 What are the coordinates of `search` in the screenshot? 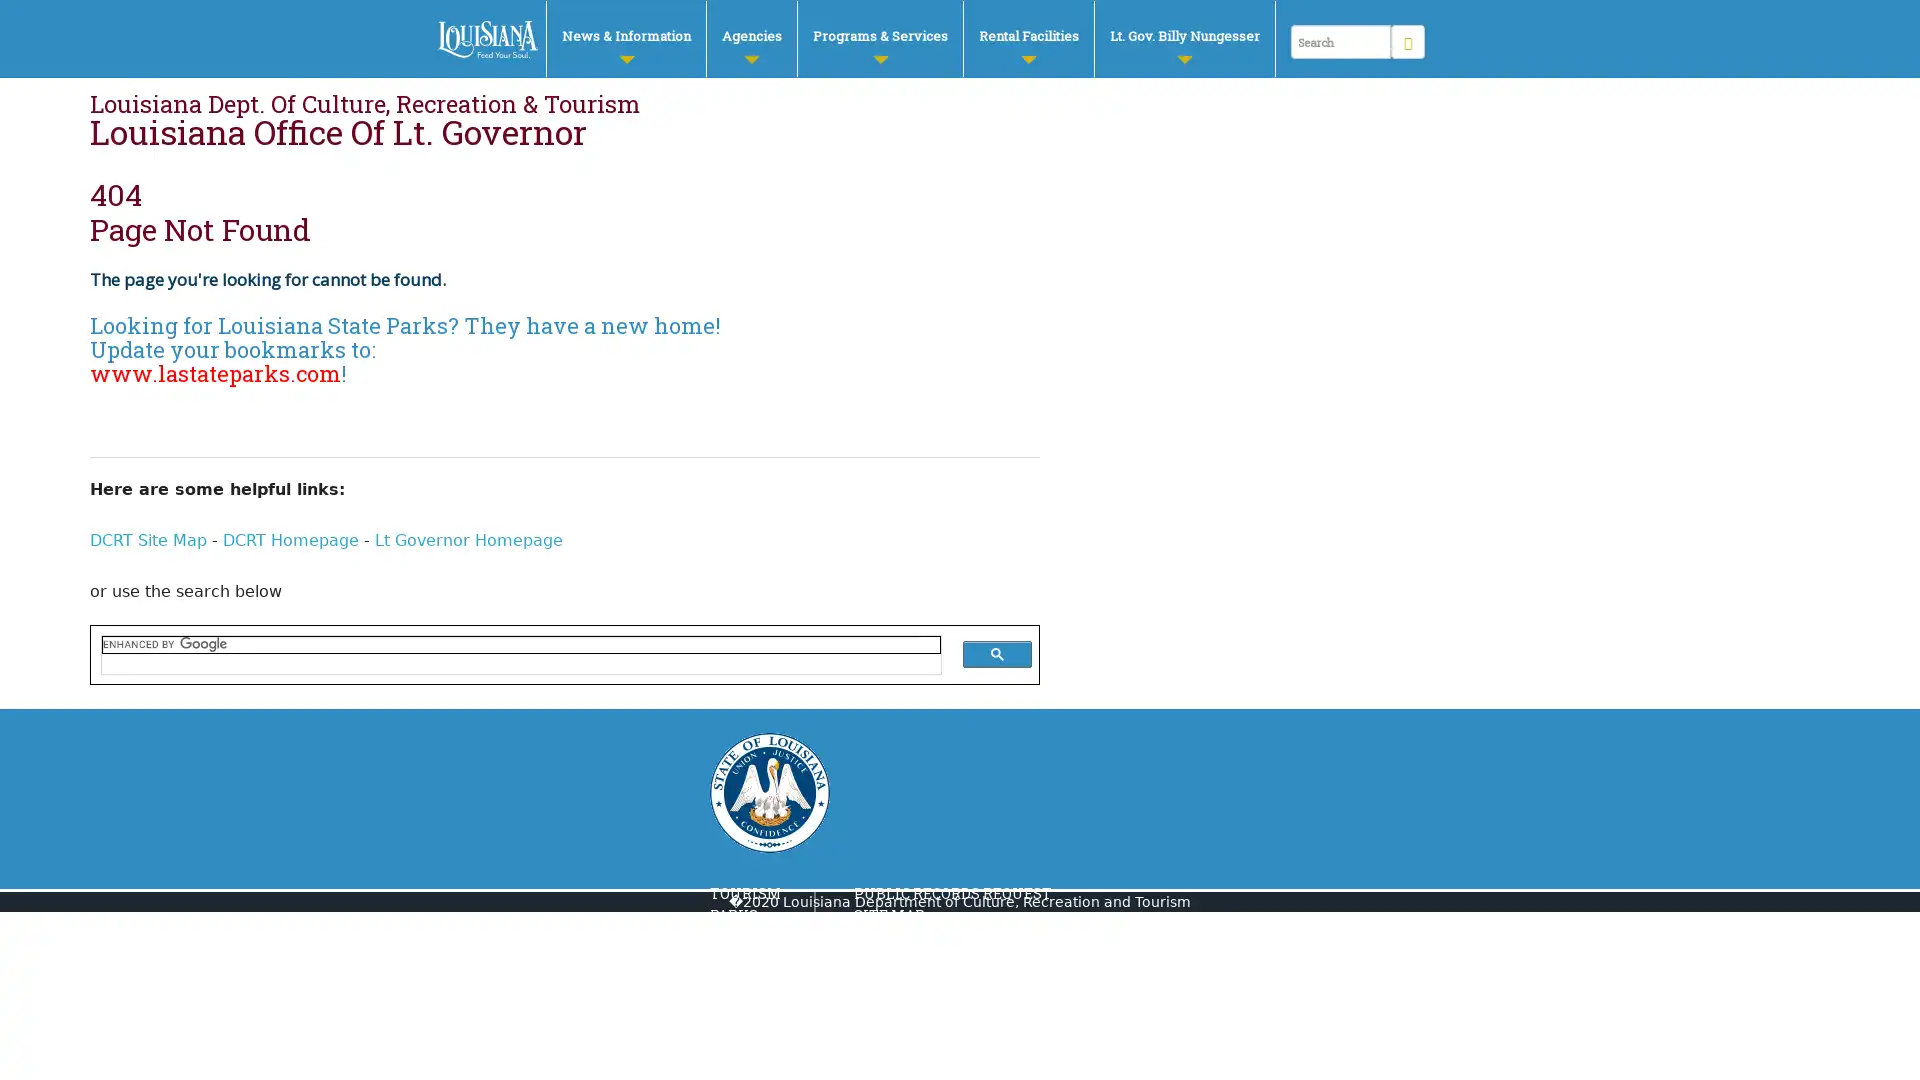 It's located at (996, 654).